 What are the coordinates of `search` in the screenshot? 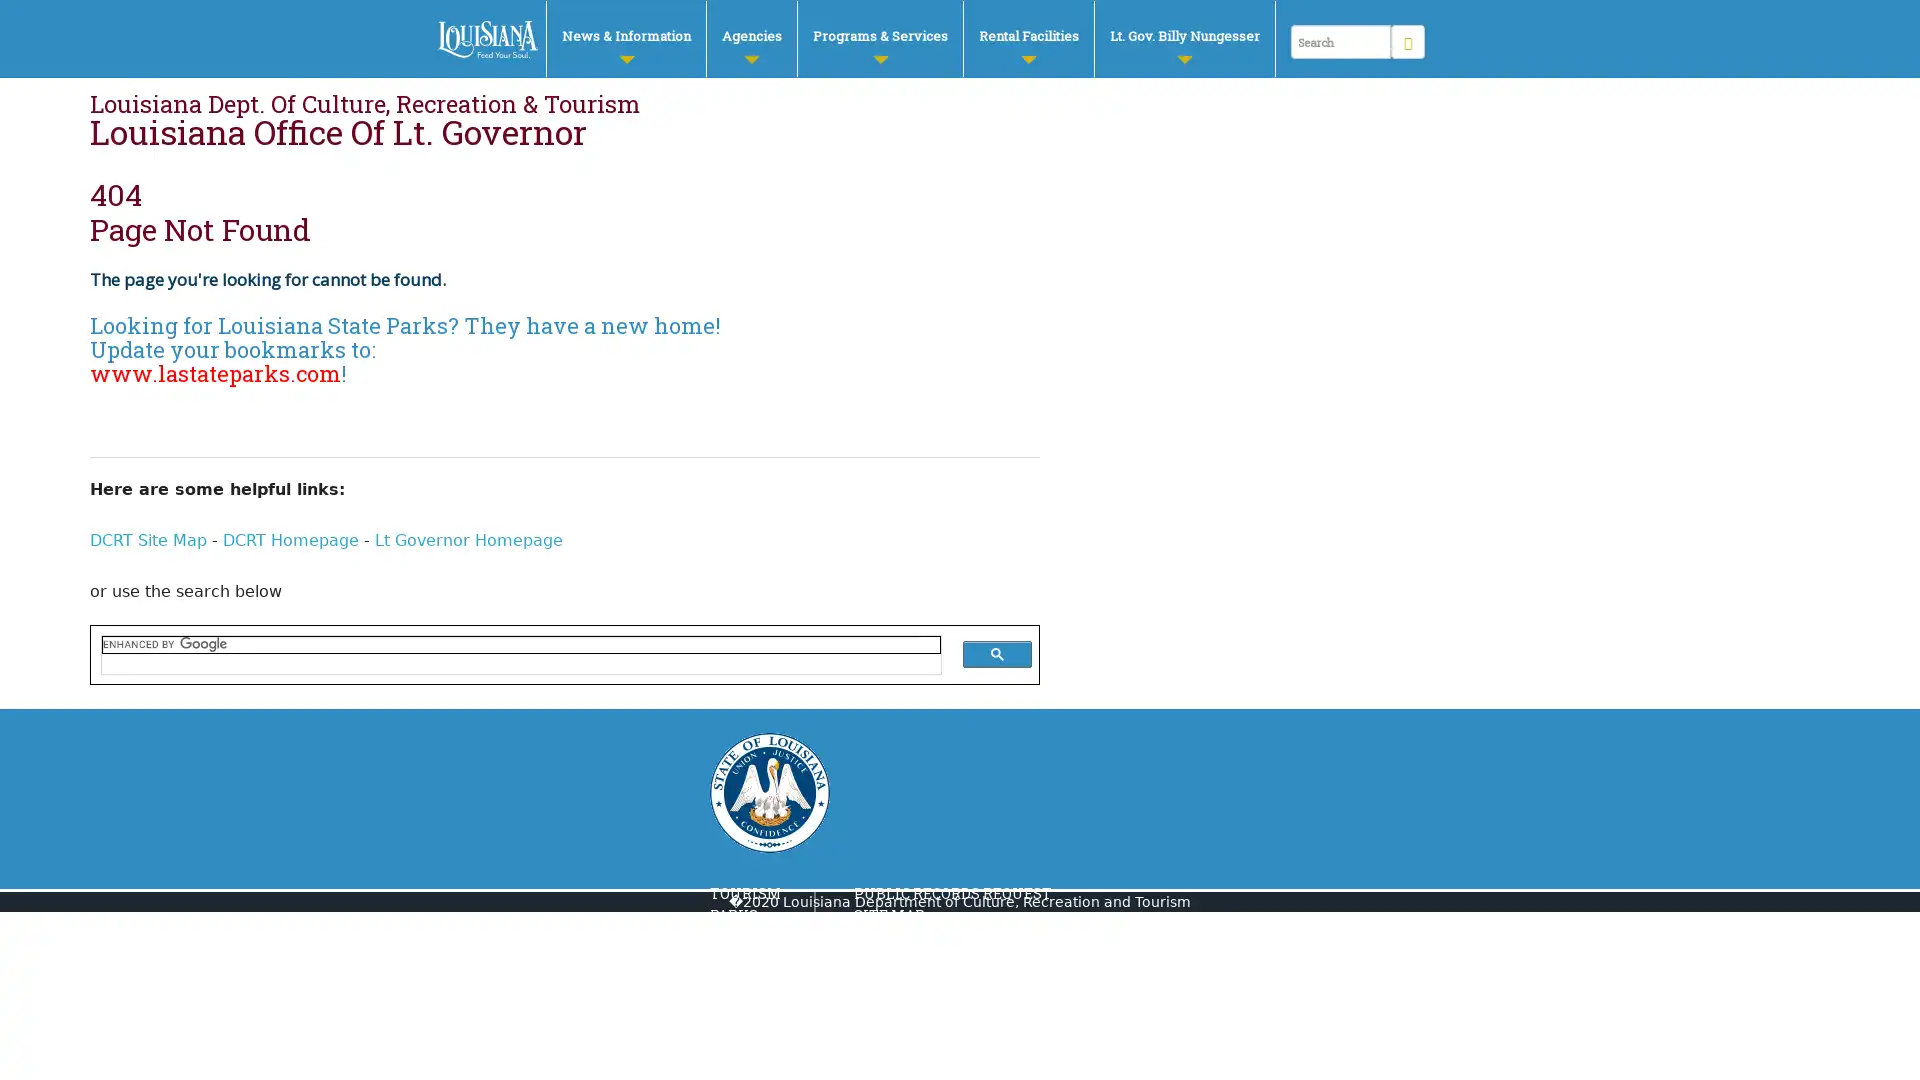 It's located at (996, 654).